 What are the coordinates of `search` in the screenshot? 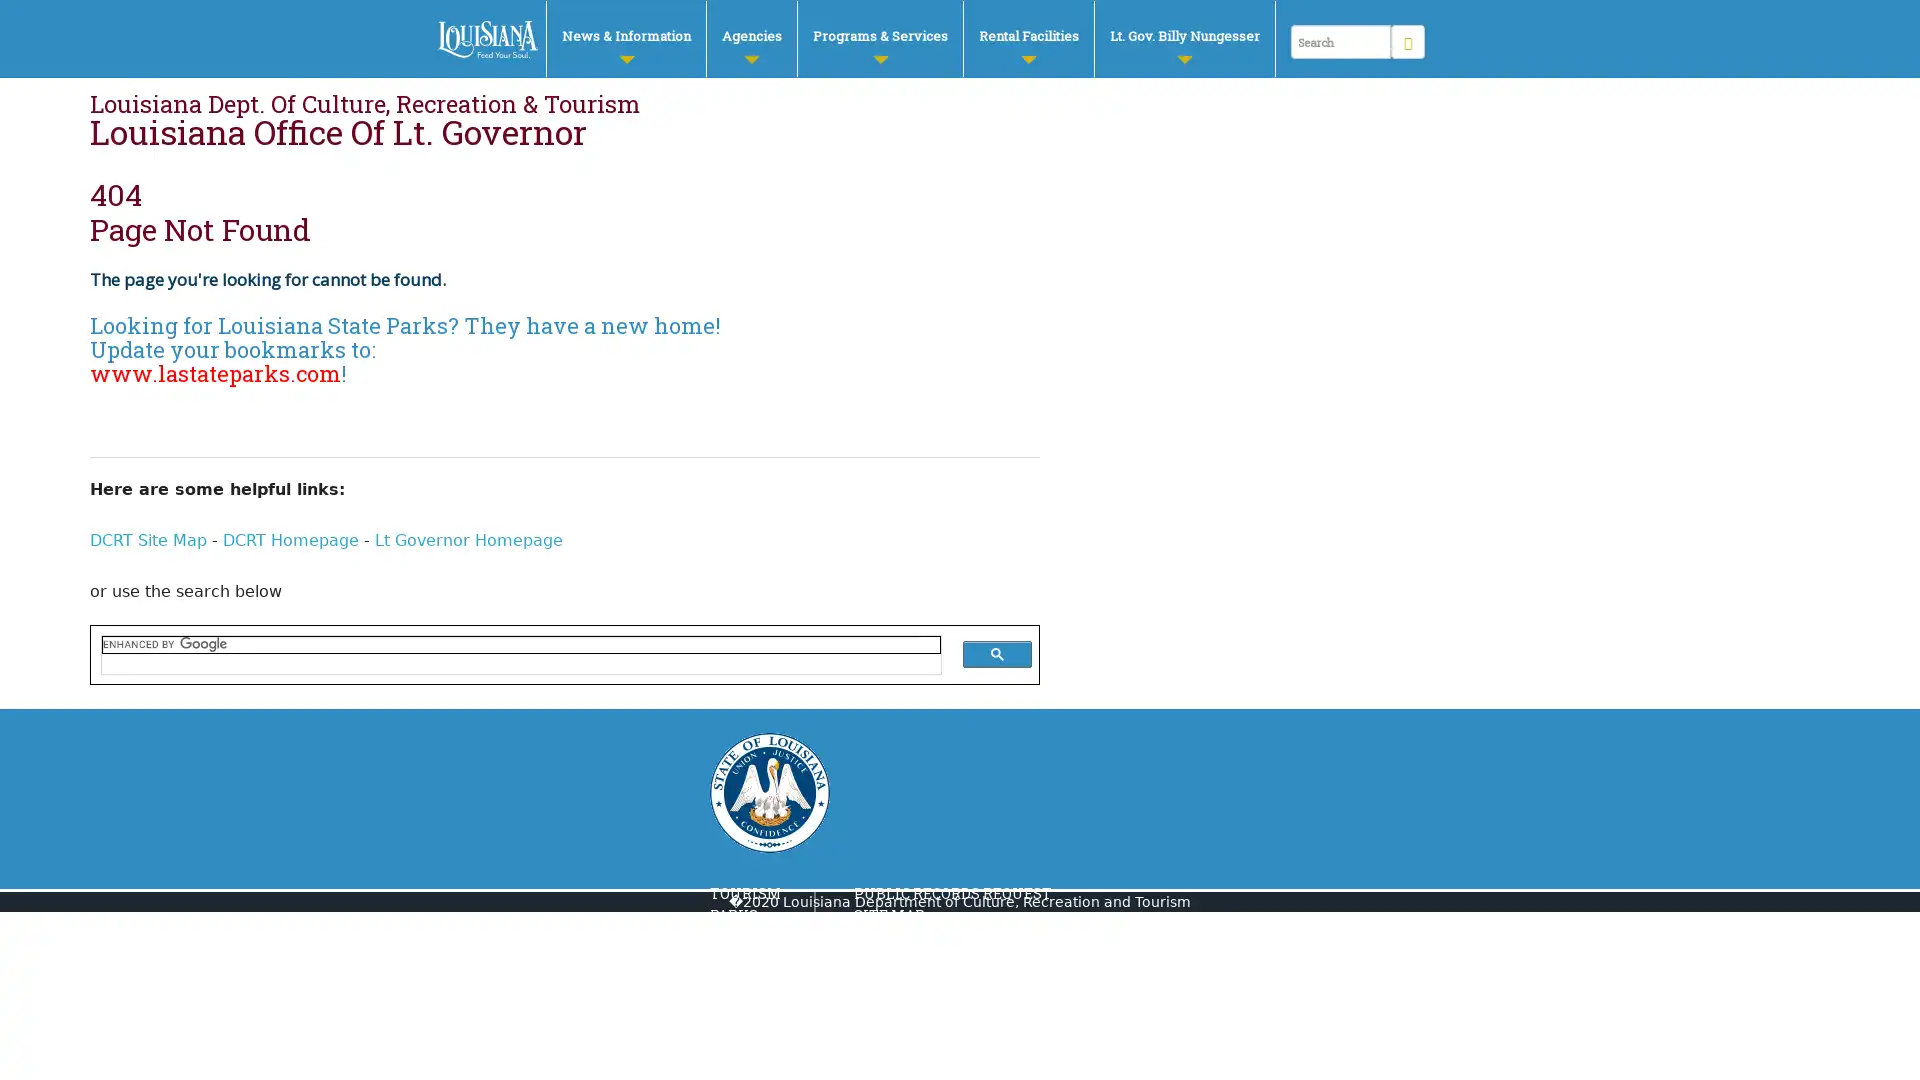 It's located at (996, 654).